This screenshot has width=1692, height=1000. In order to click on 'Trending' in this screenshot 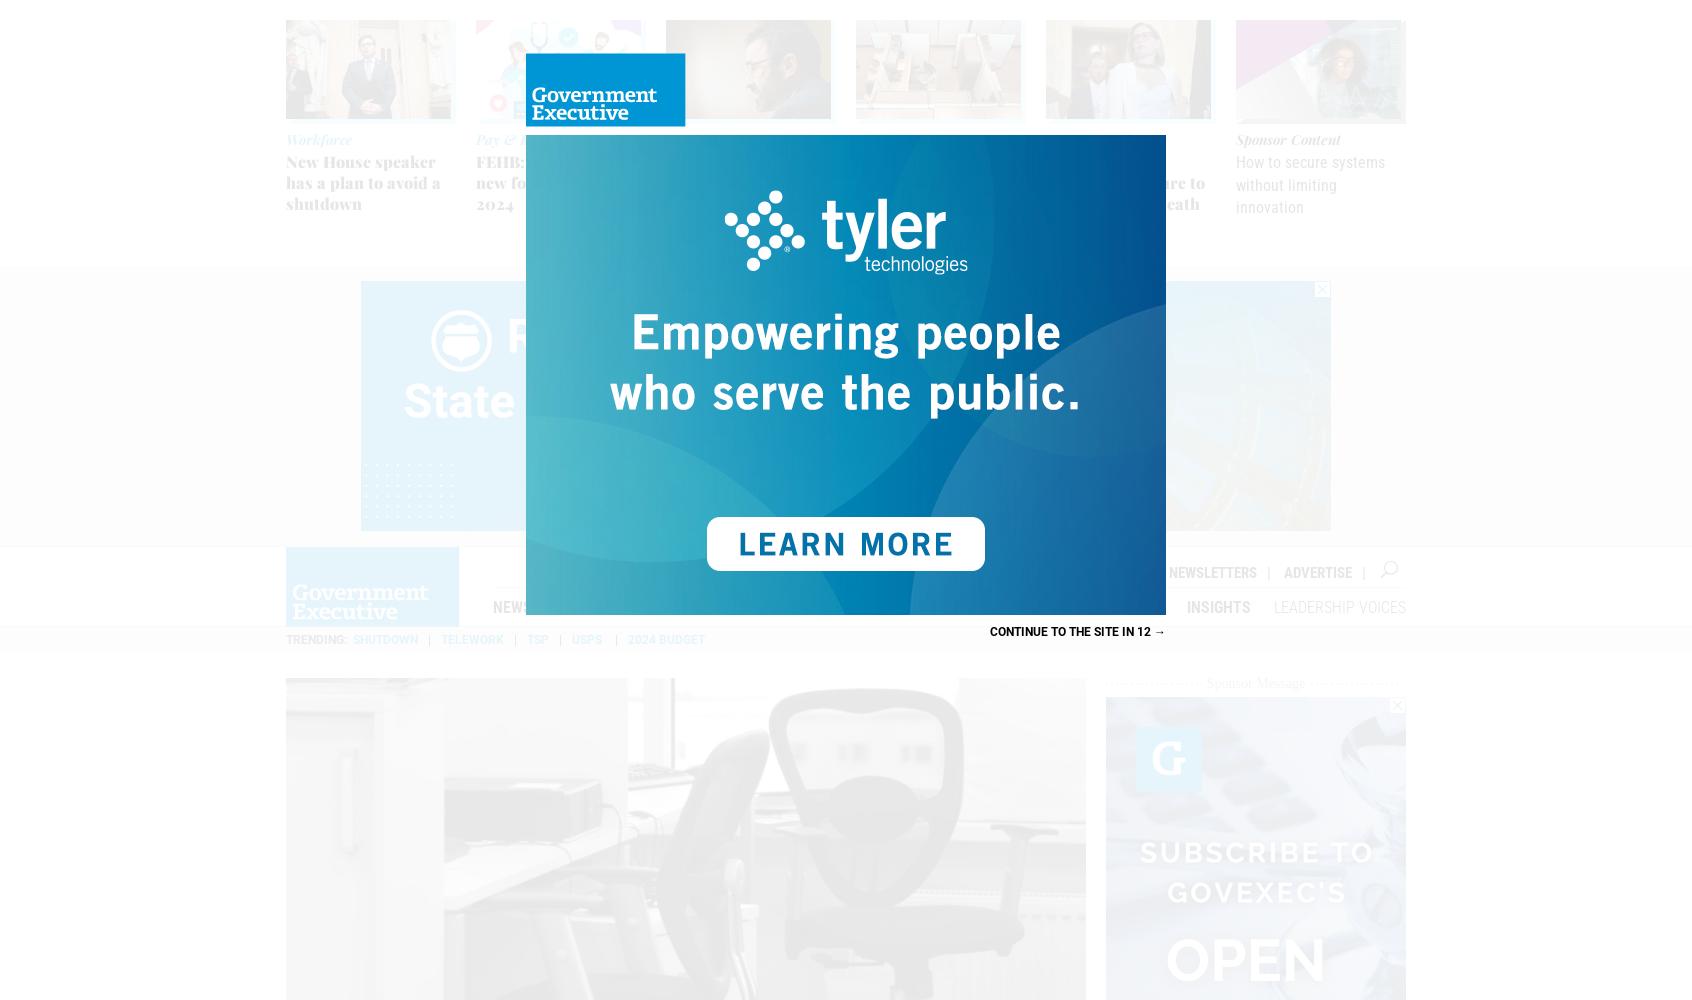, I will do `click(314, 640)`.